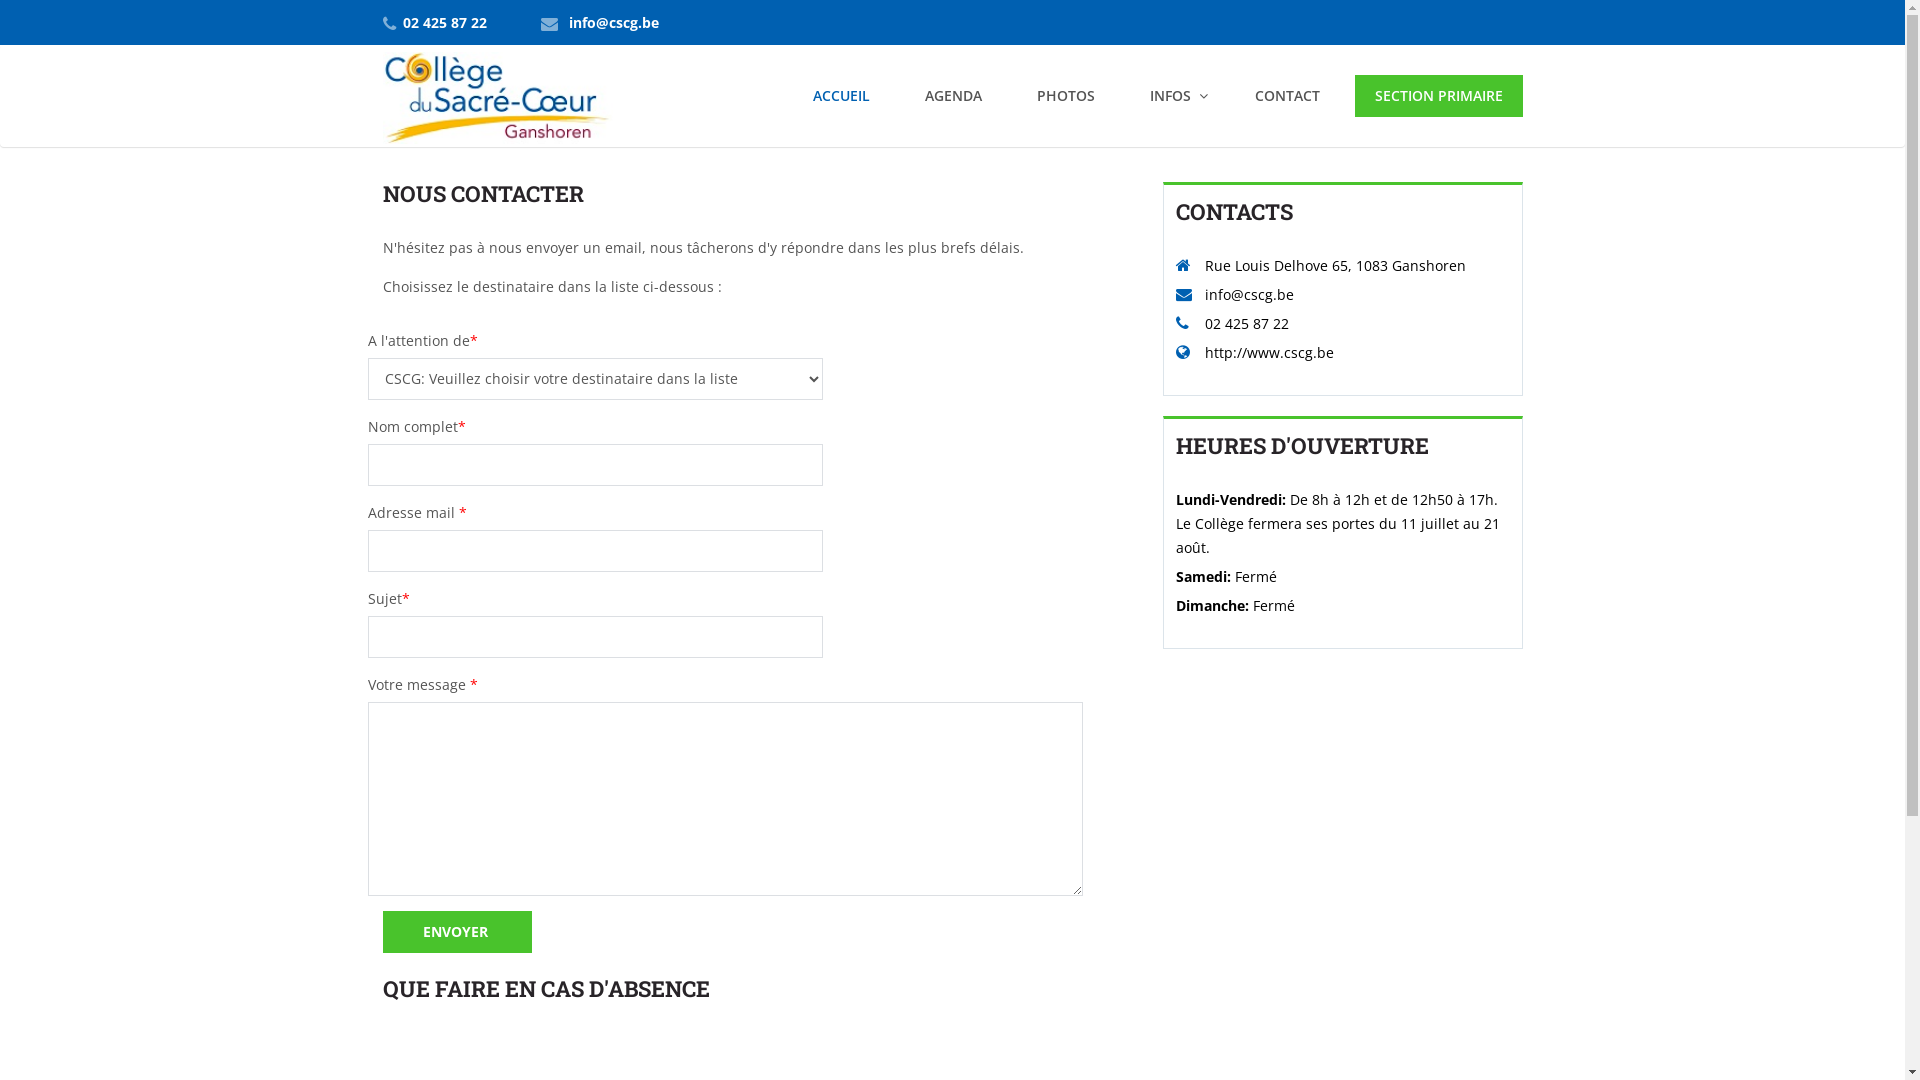 The height and width of the screenshot is (1080, 1920). I want to click on 'http://www.cscg.be', so click(1267, 351).